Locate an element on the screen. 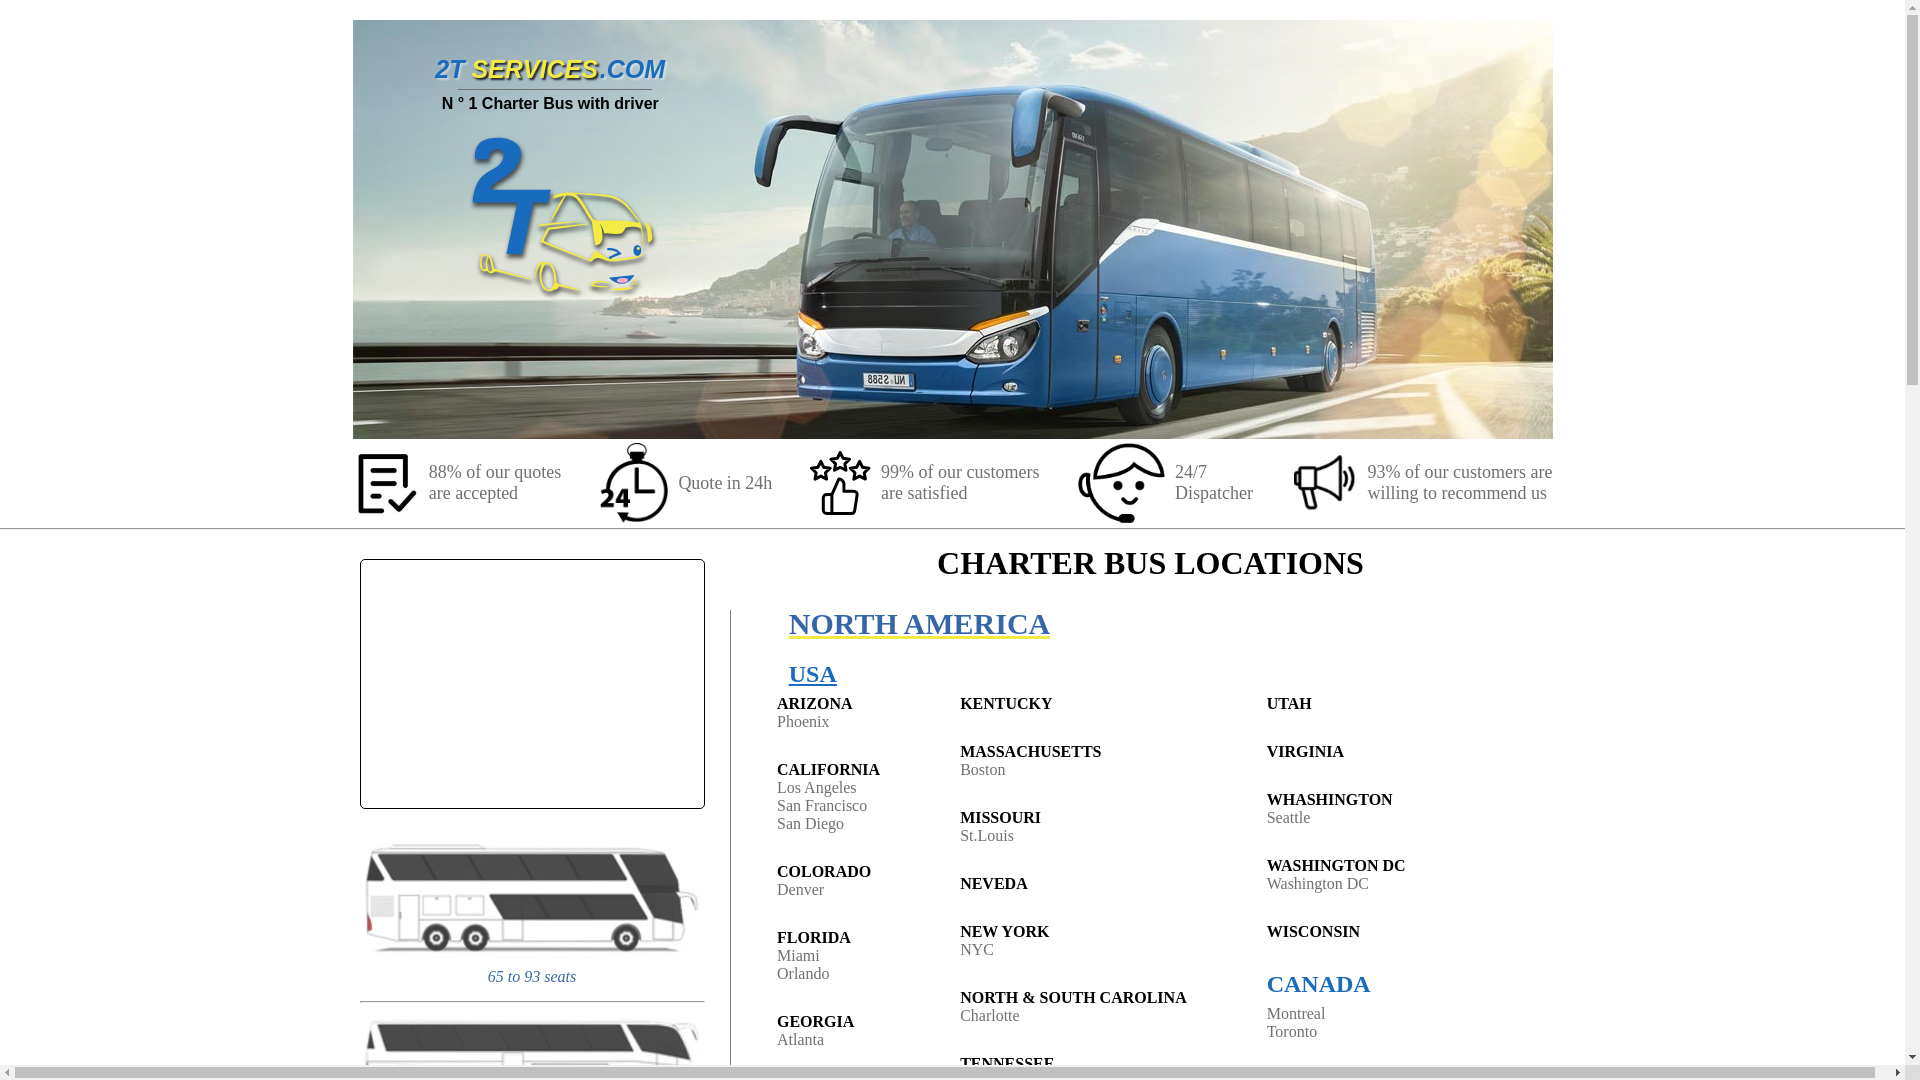  'UTAH' is located at coordinates (1289, 702).